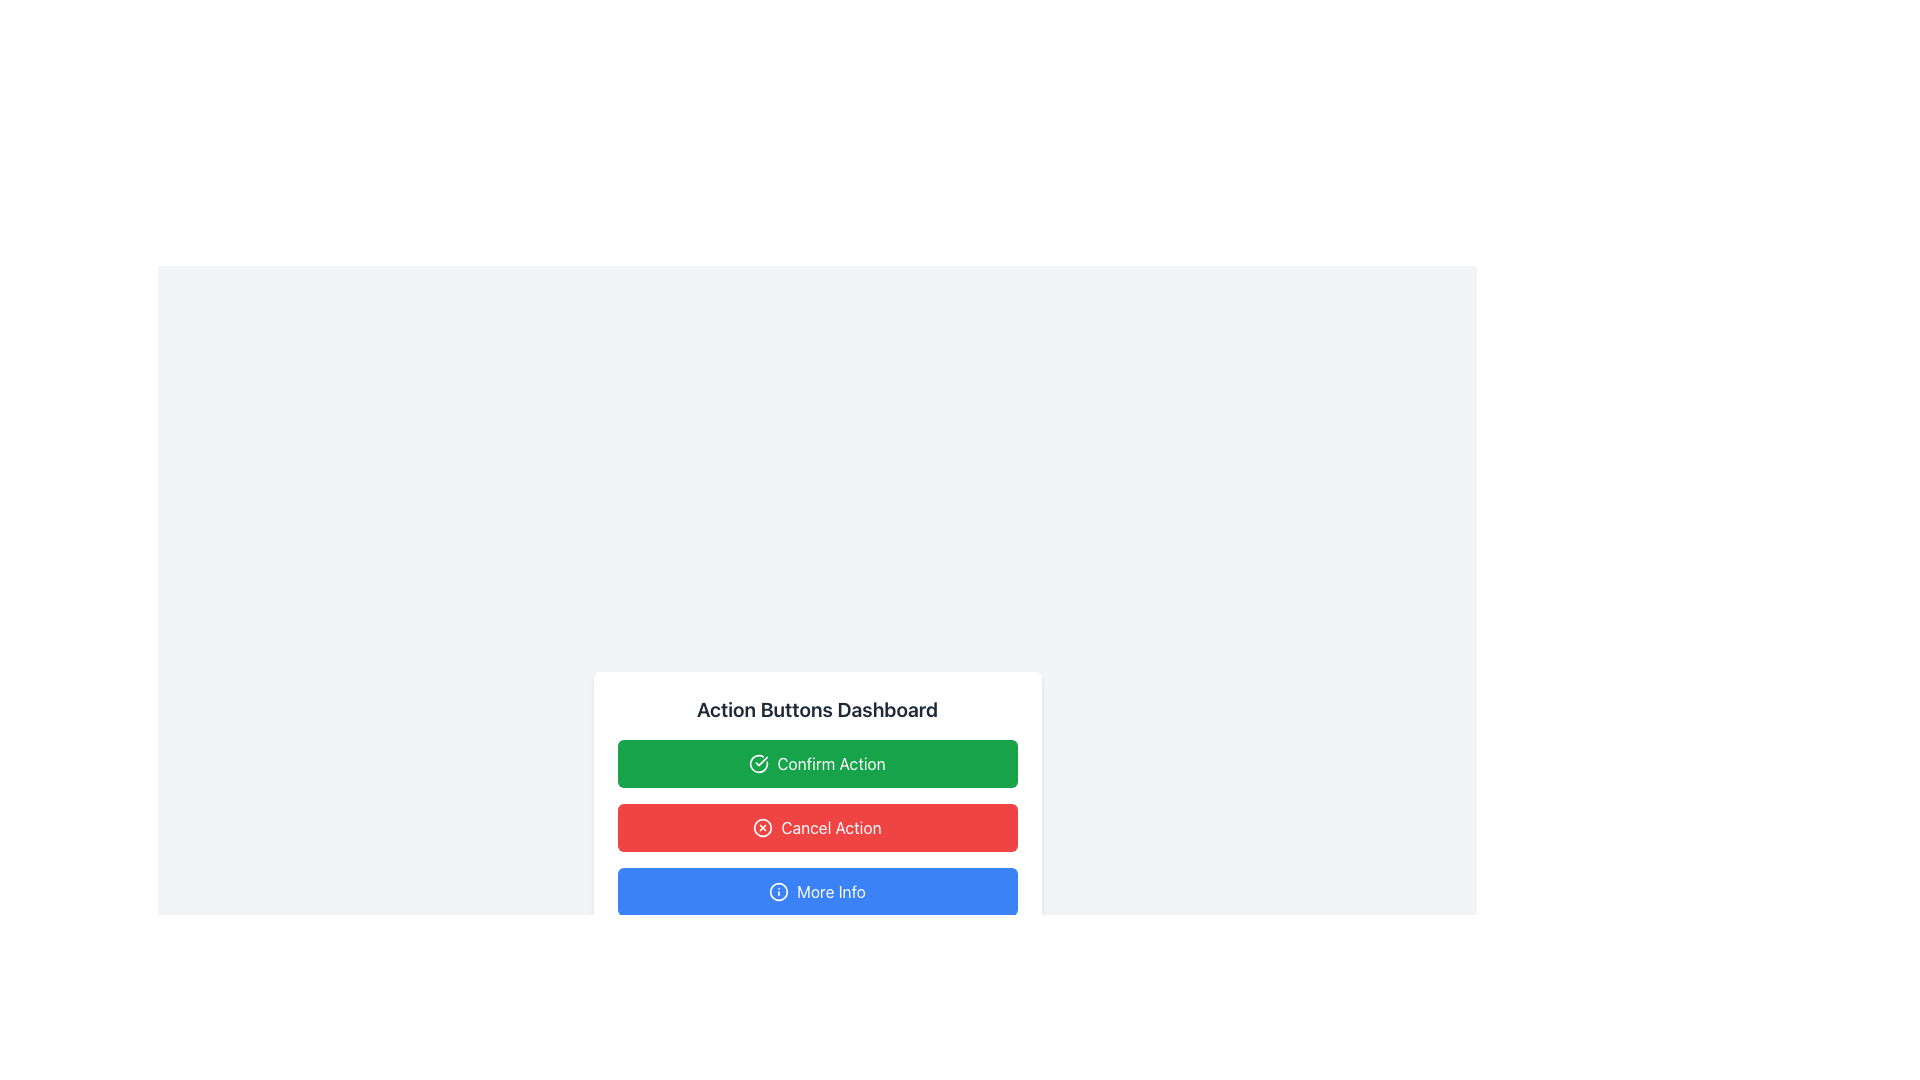 The height and width of the screenshot is (1080, 1920). I want to click on the circular green checkmark icon within the 'Confirm Action' button, which is centrally positioned among three vertically stacked buttons, so click(758, 763).